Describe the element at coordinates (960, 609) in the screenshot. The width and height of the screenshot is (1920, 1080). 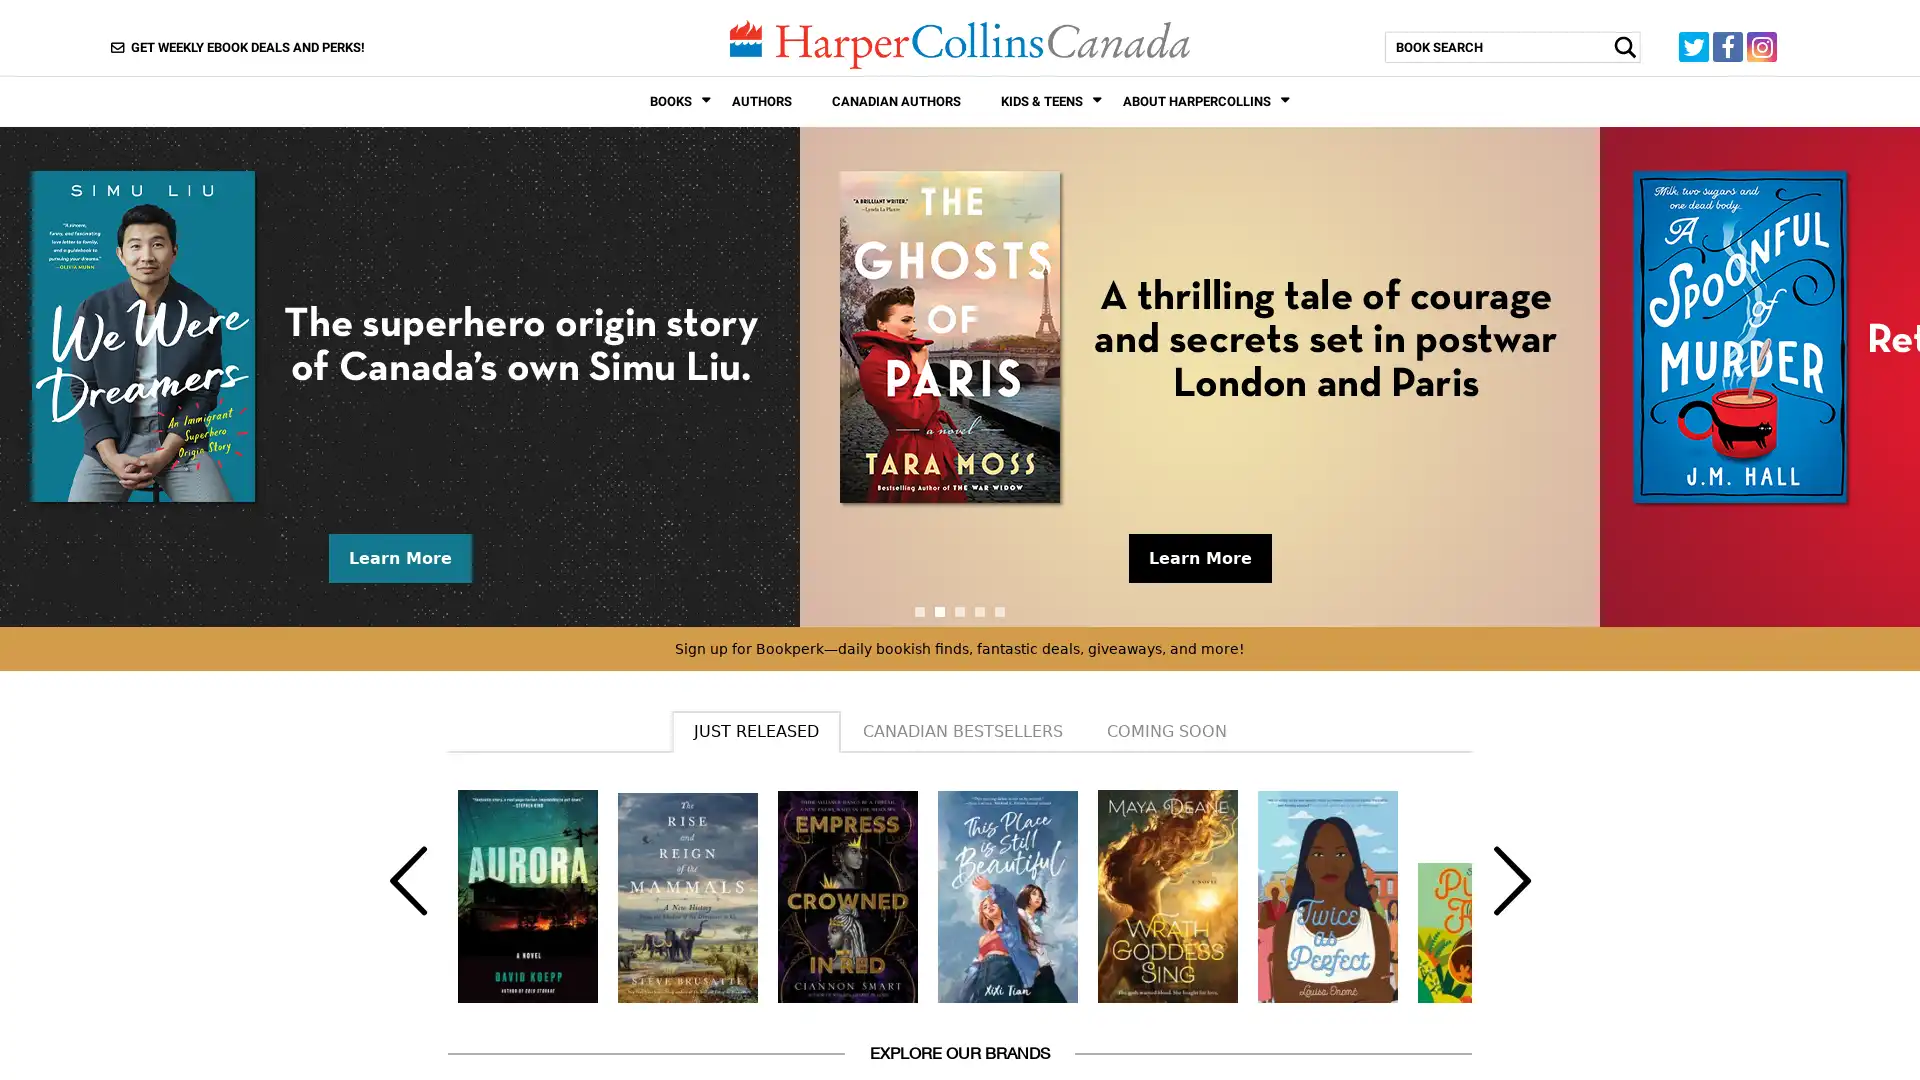
I see `3` at that location.